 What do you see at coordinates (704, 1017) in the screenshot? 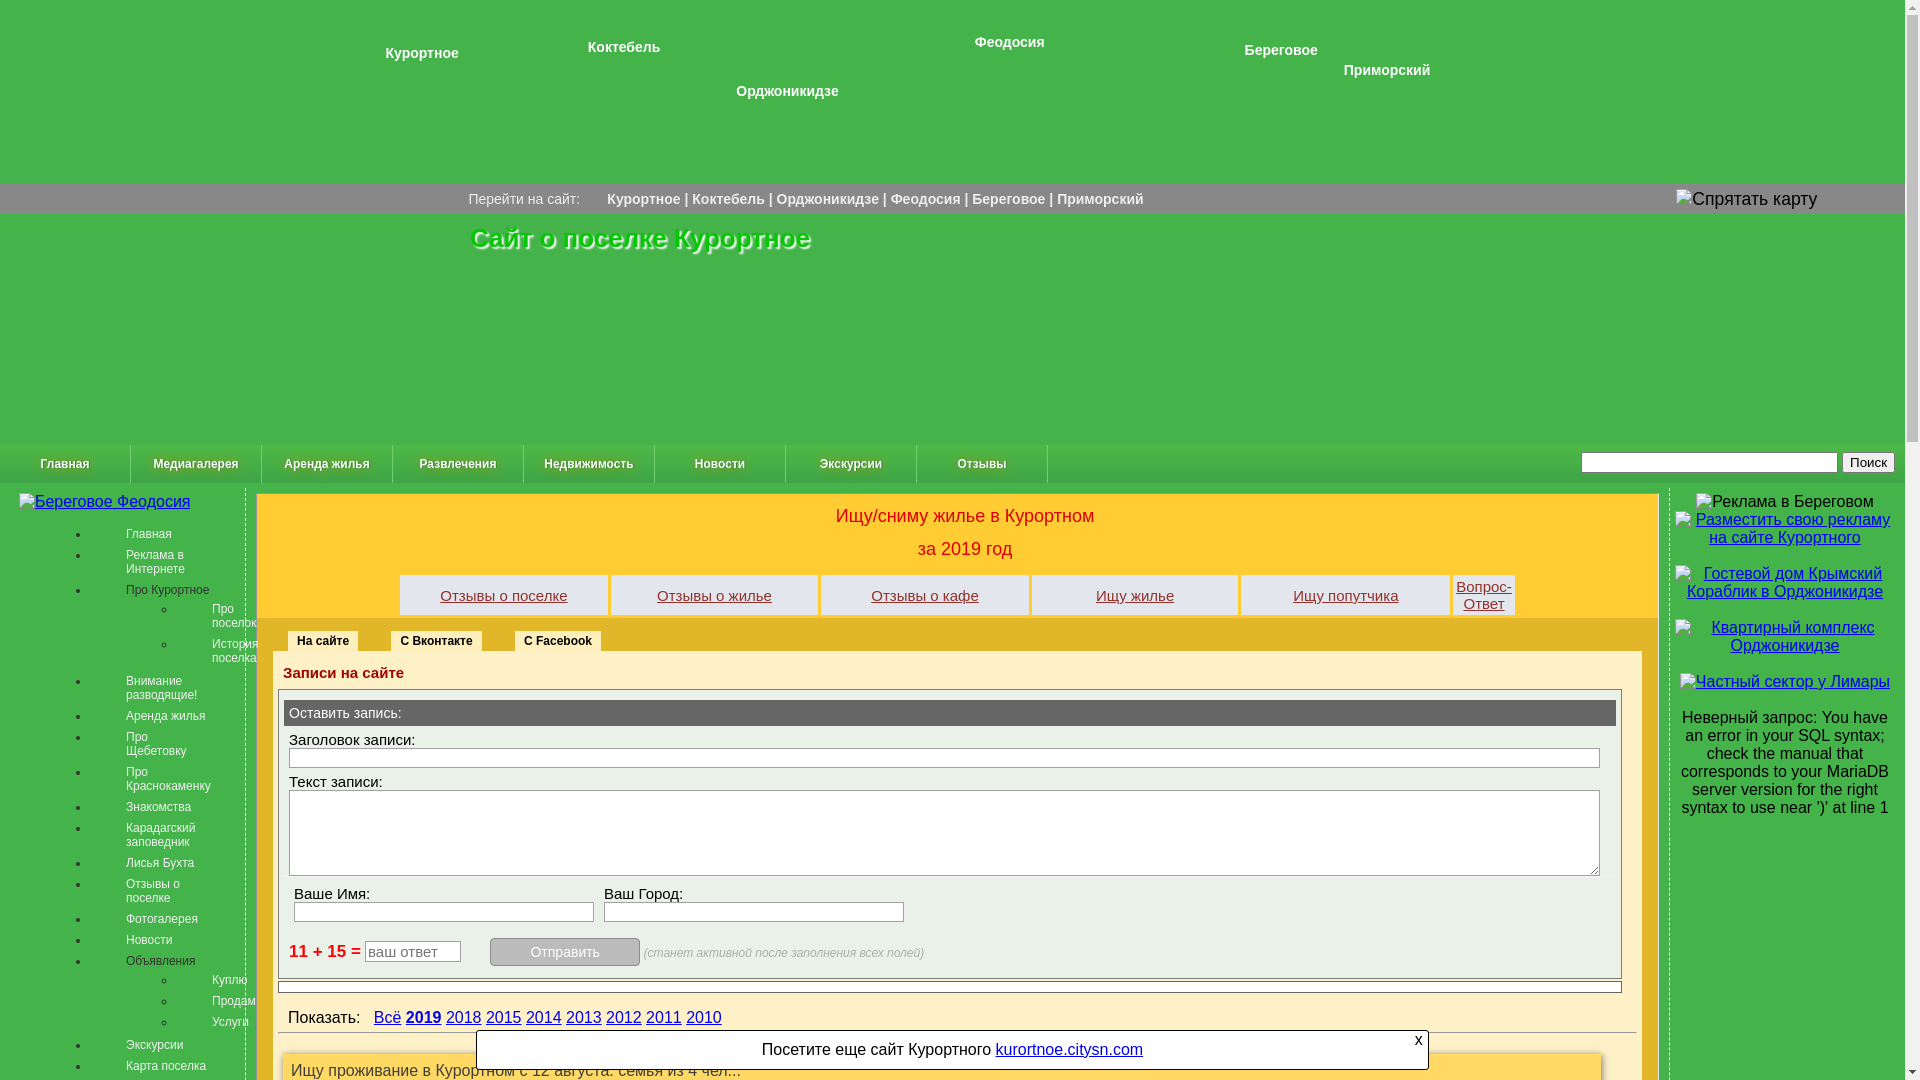
I see `'2010'` at bounding box center [704, 1017].